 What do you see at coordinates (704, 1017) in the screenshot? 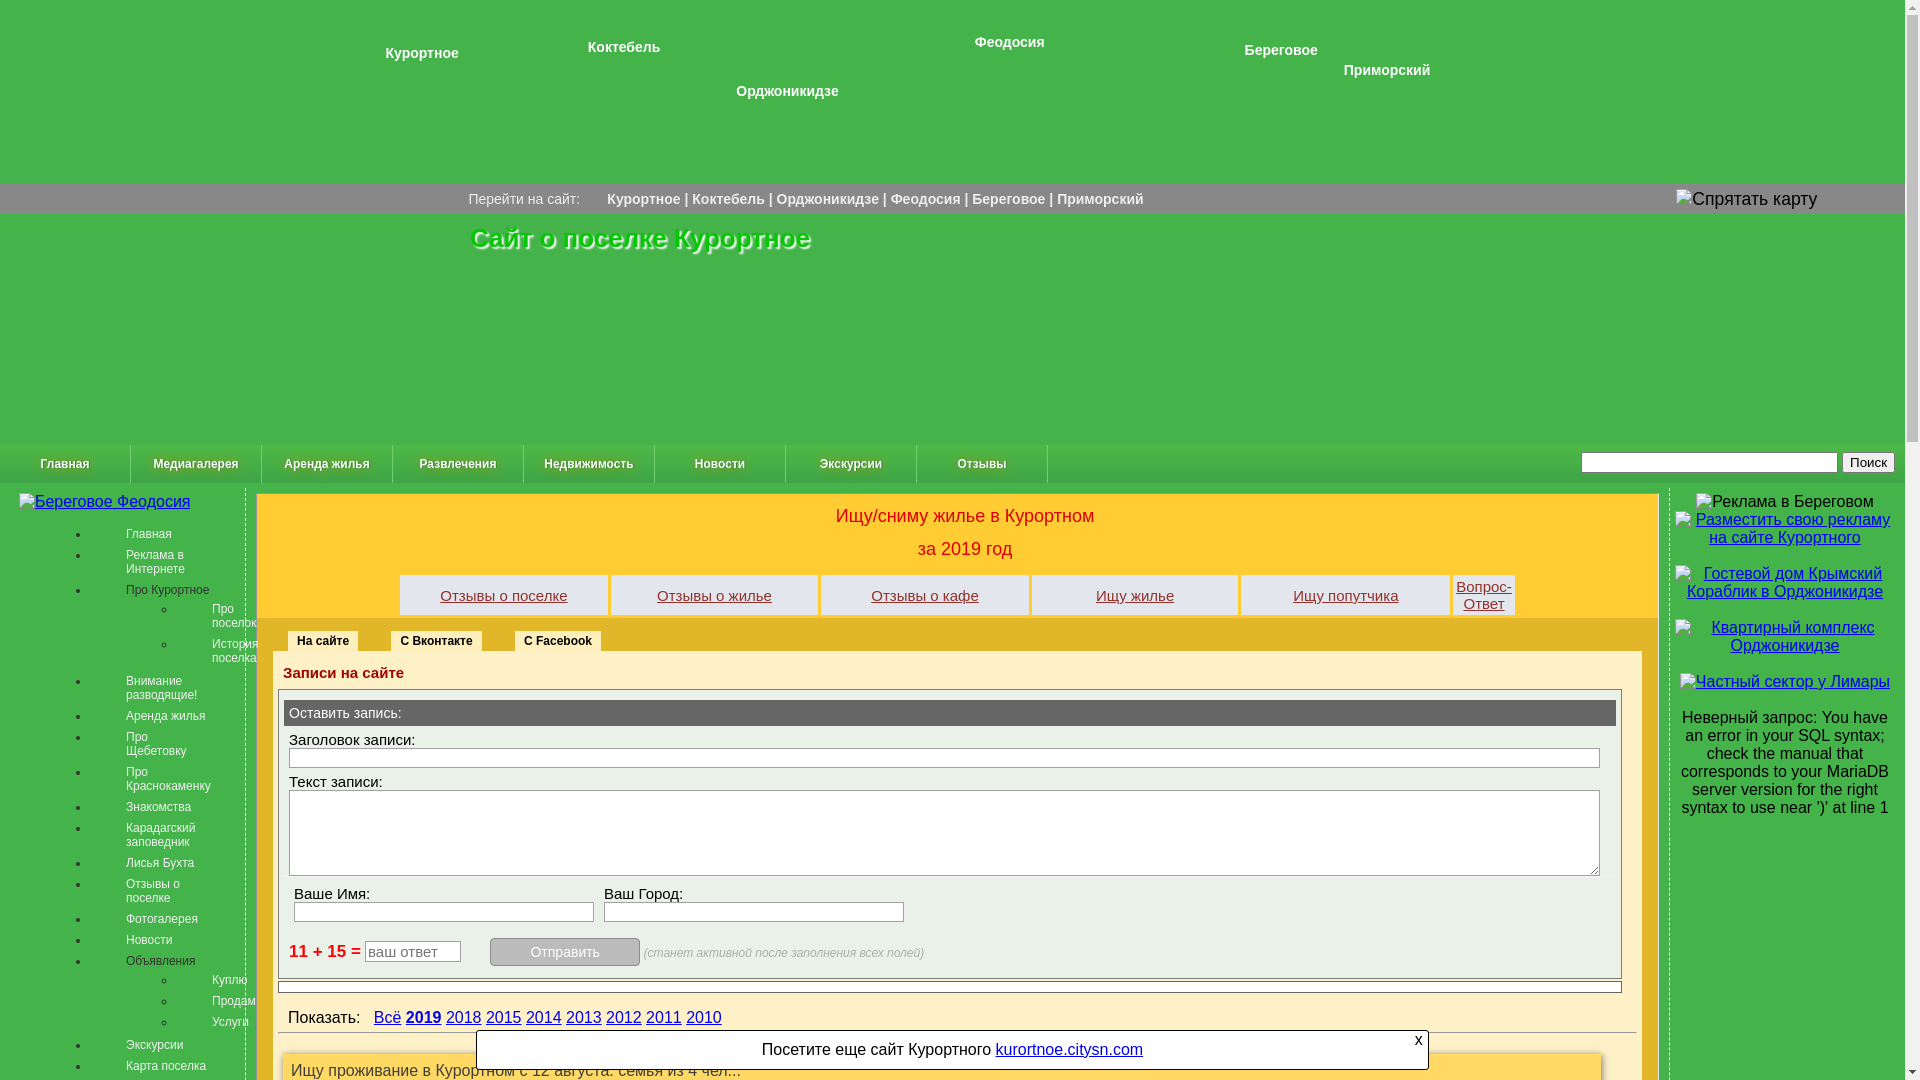
I see `'2010'` at bounding box center [704, 1017].